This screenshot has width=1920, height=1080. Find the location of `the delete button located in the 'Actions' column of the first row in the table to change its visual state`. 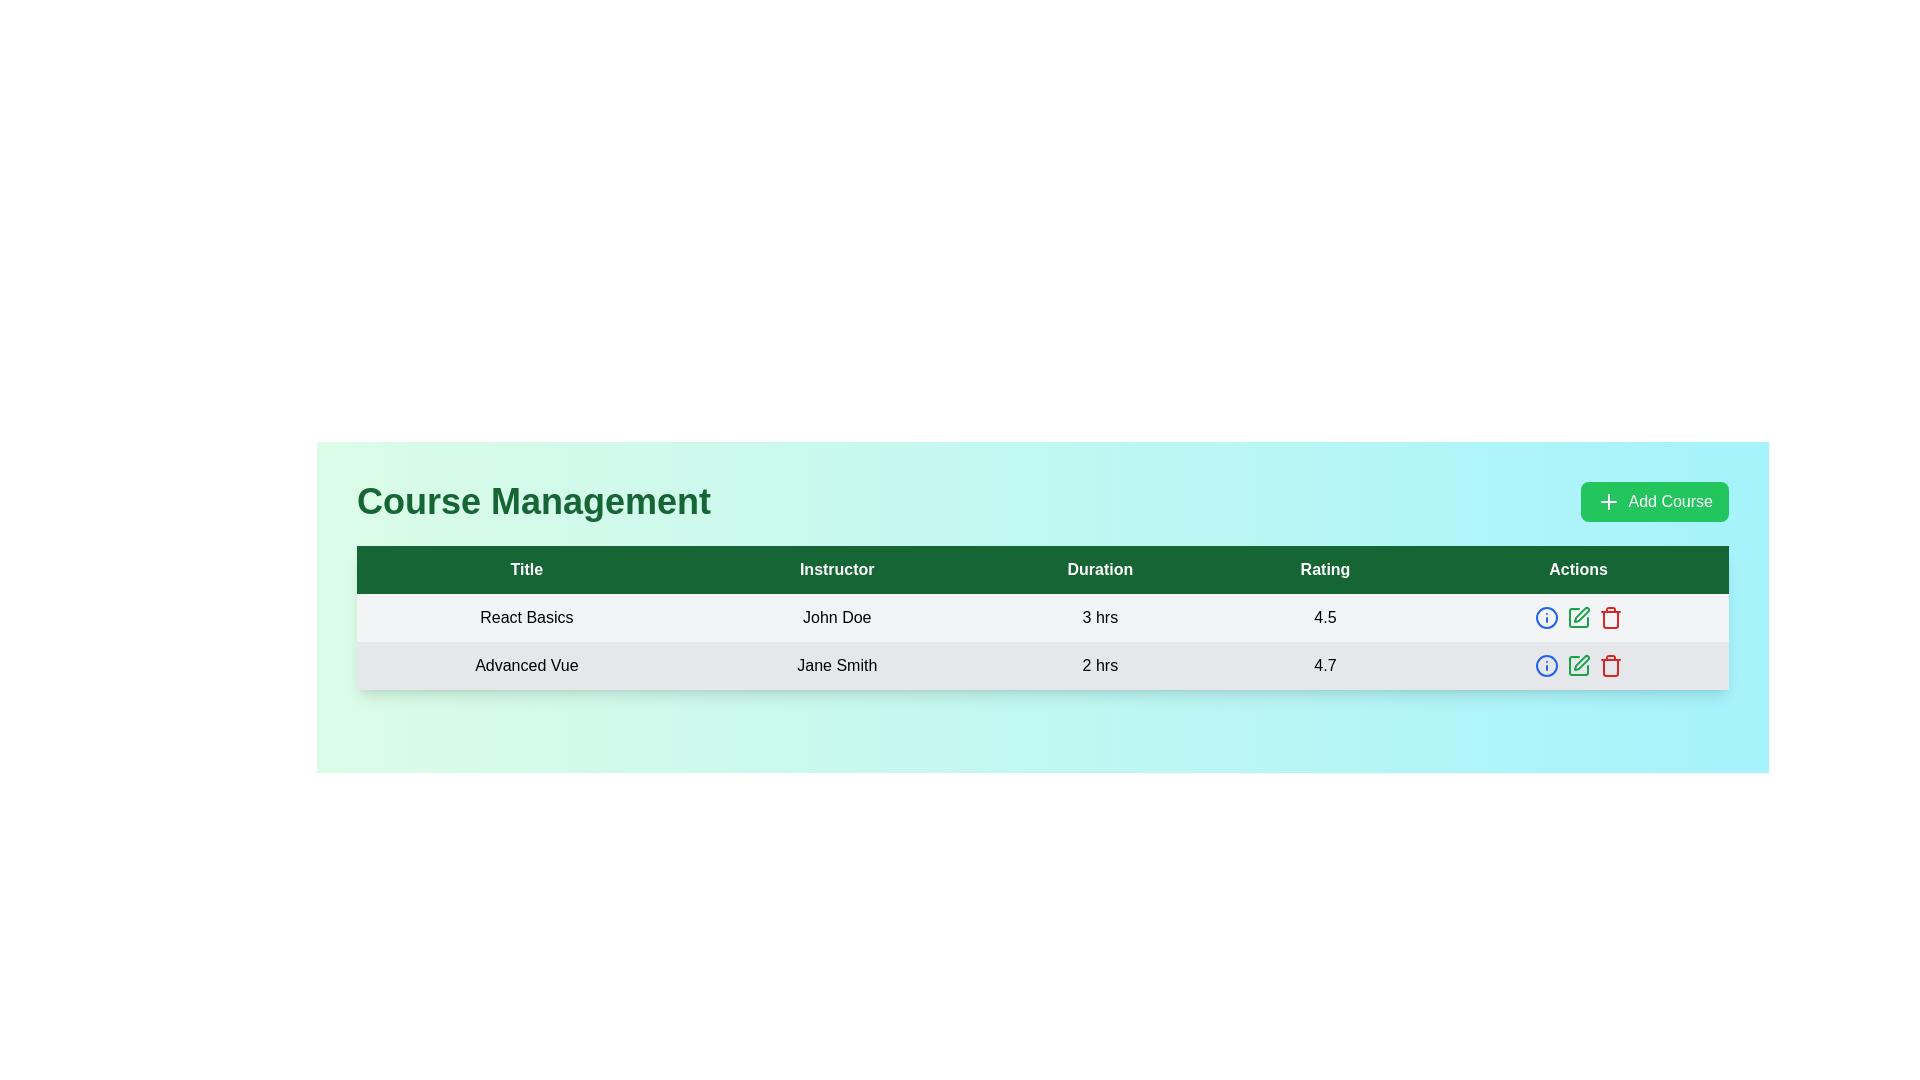

the delete button located in the 'Actions' column of the first row in the table to change its visual state is located at coordinates (1610, 616).